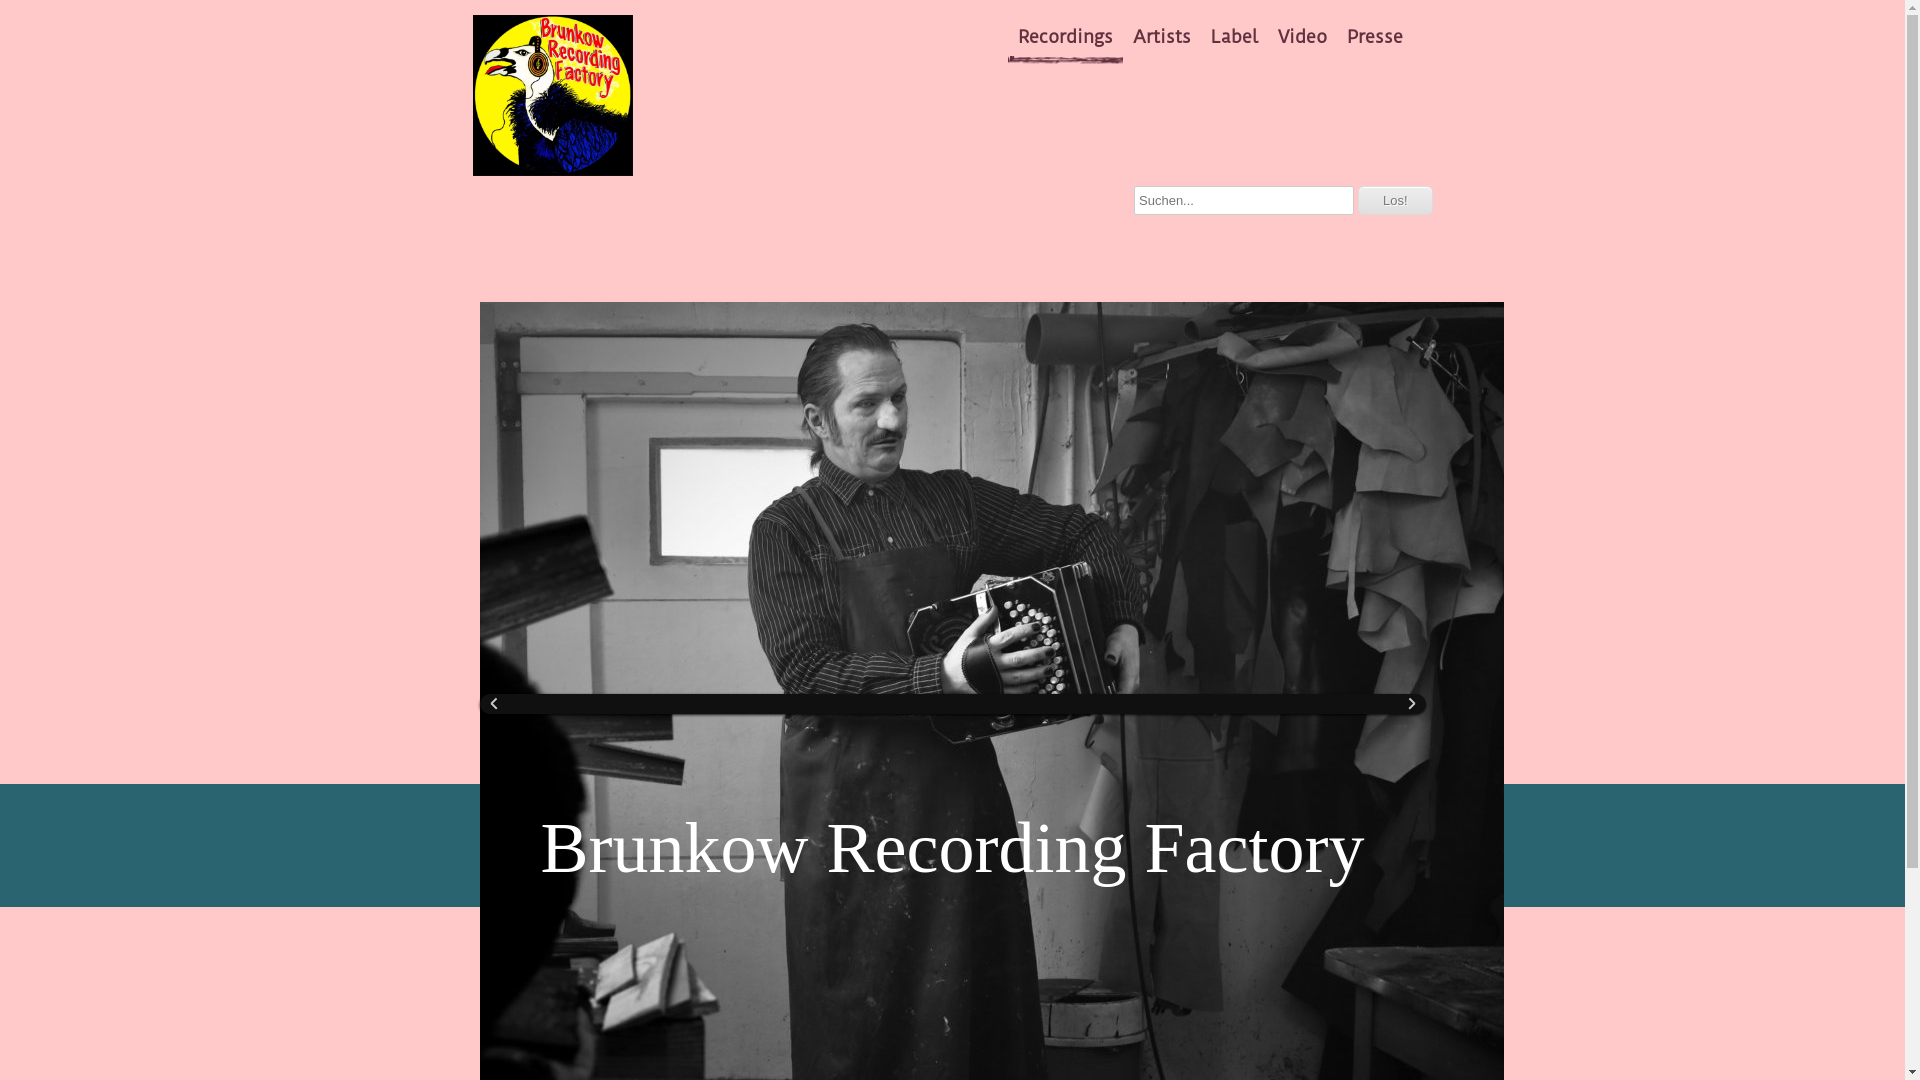 The image size is (1920, 1080). Describe the element at coordinates (1373, 37) in the screenshot. I see `'Presse'` at that location.